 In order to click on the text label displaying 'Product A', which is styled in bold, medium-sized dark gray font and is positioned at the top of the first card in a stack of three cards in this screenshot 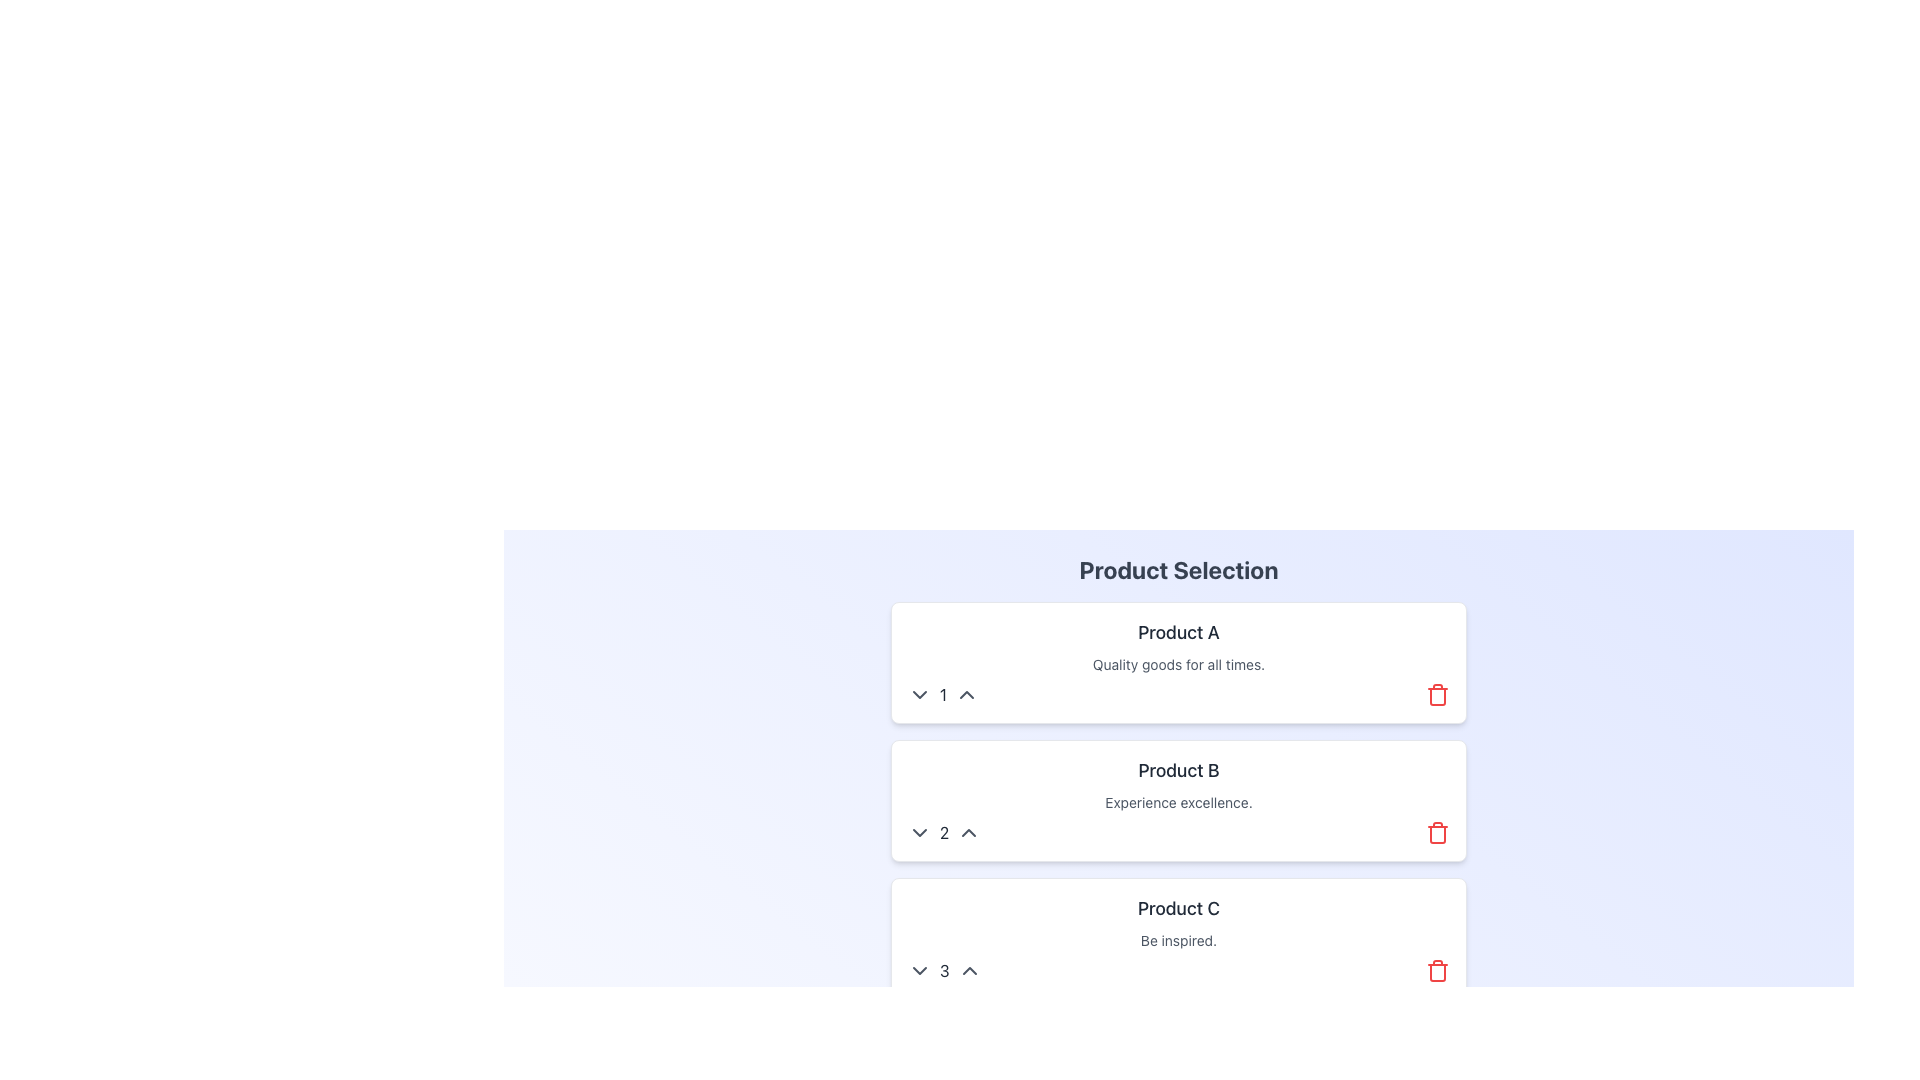, I will do `click(1179, 632)`.